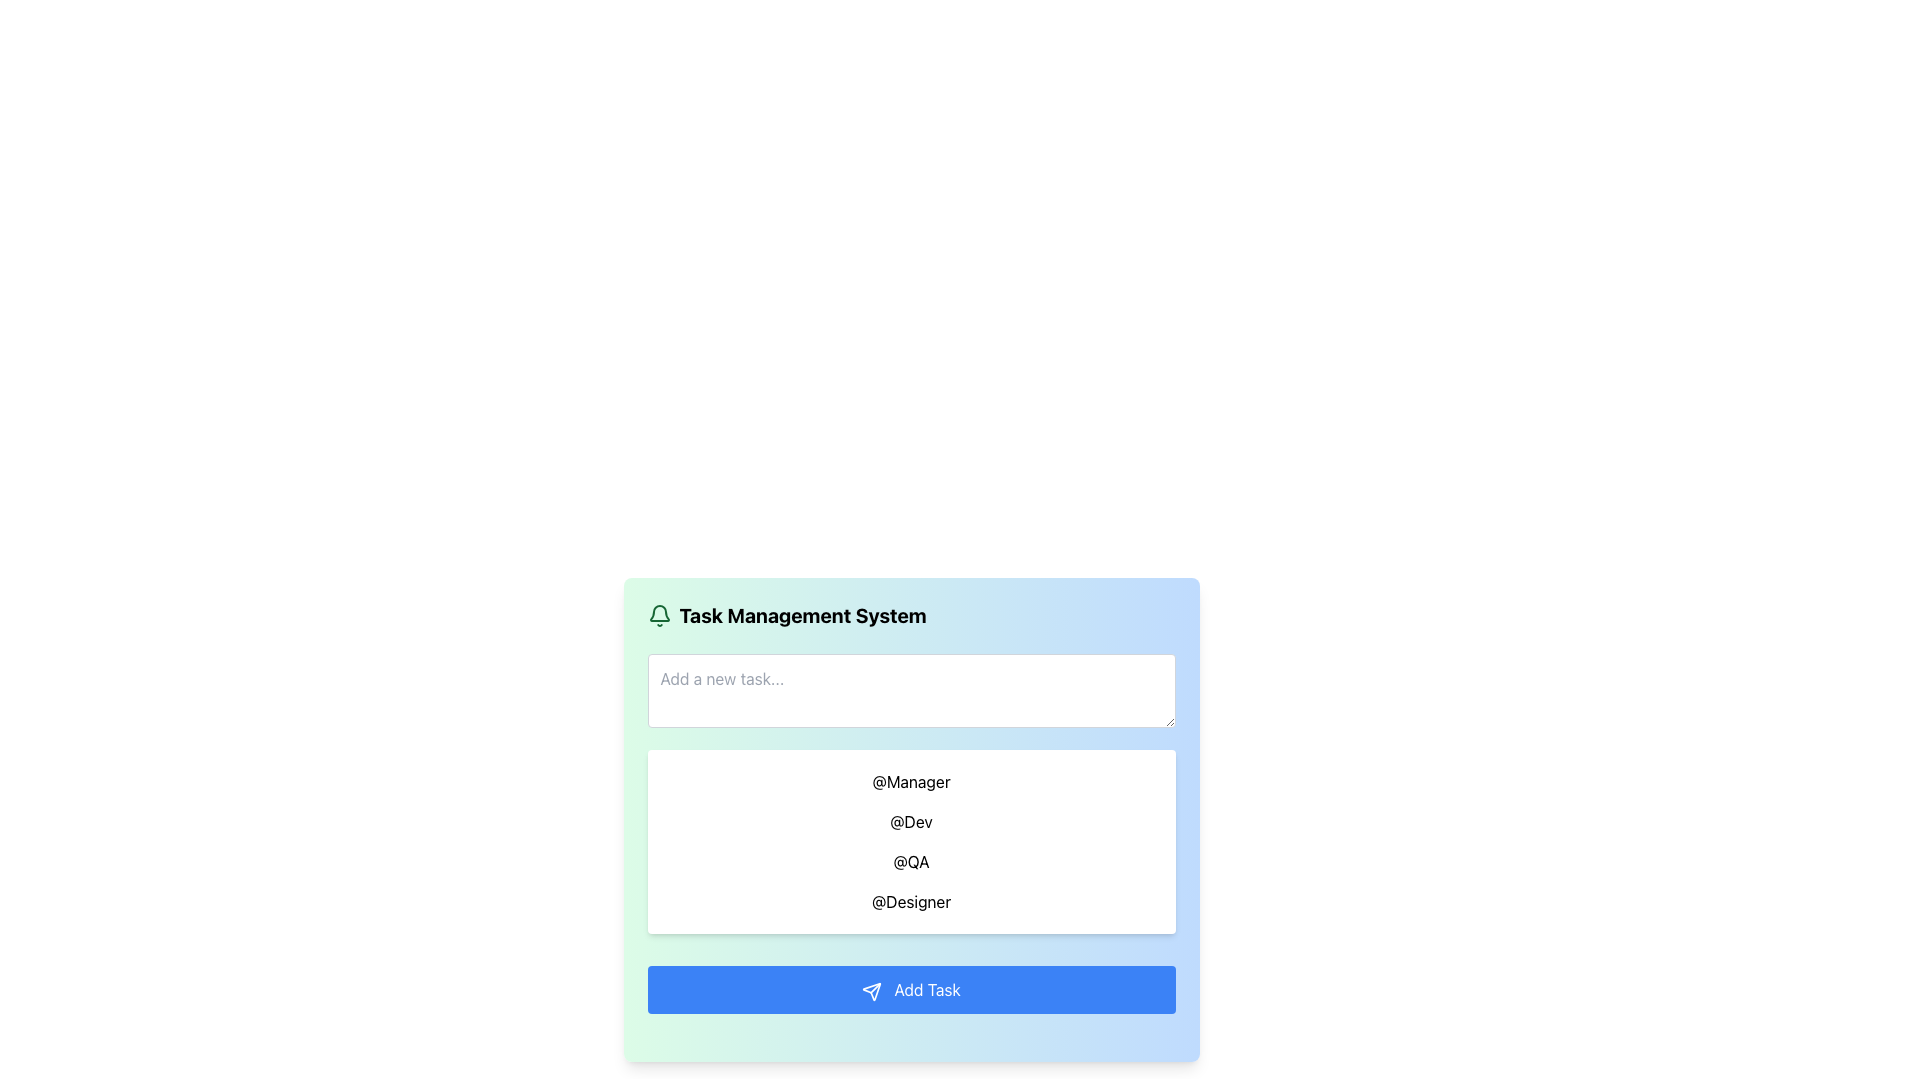  Describe the element at coordinates (659, 615) in the screenshot. I see `the bell-shaped icon outlined in green, located next to the text 'Task Management System' at the top of the card component` at that location.